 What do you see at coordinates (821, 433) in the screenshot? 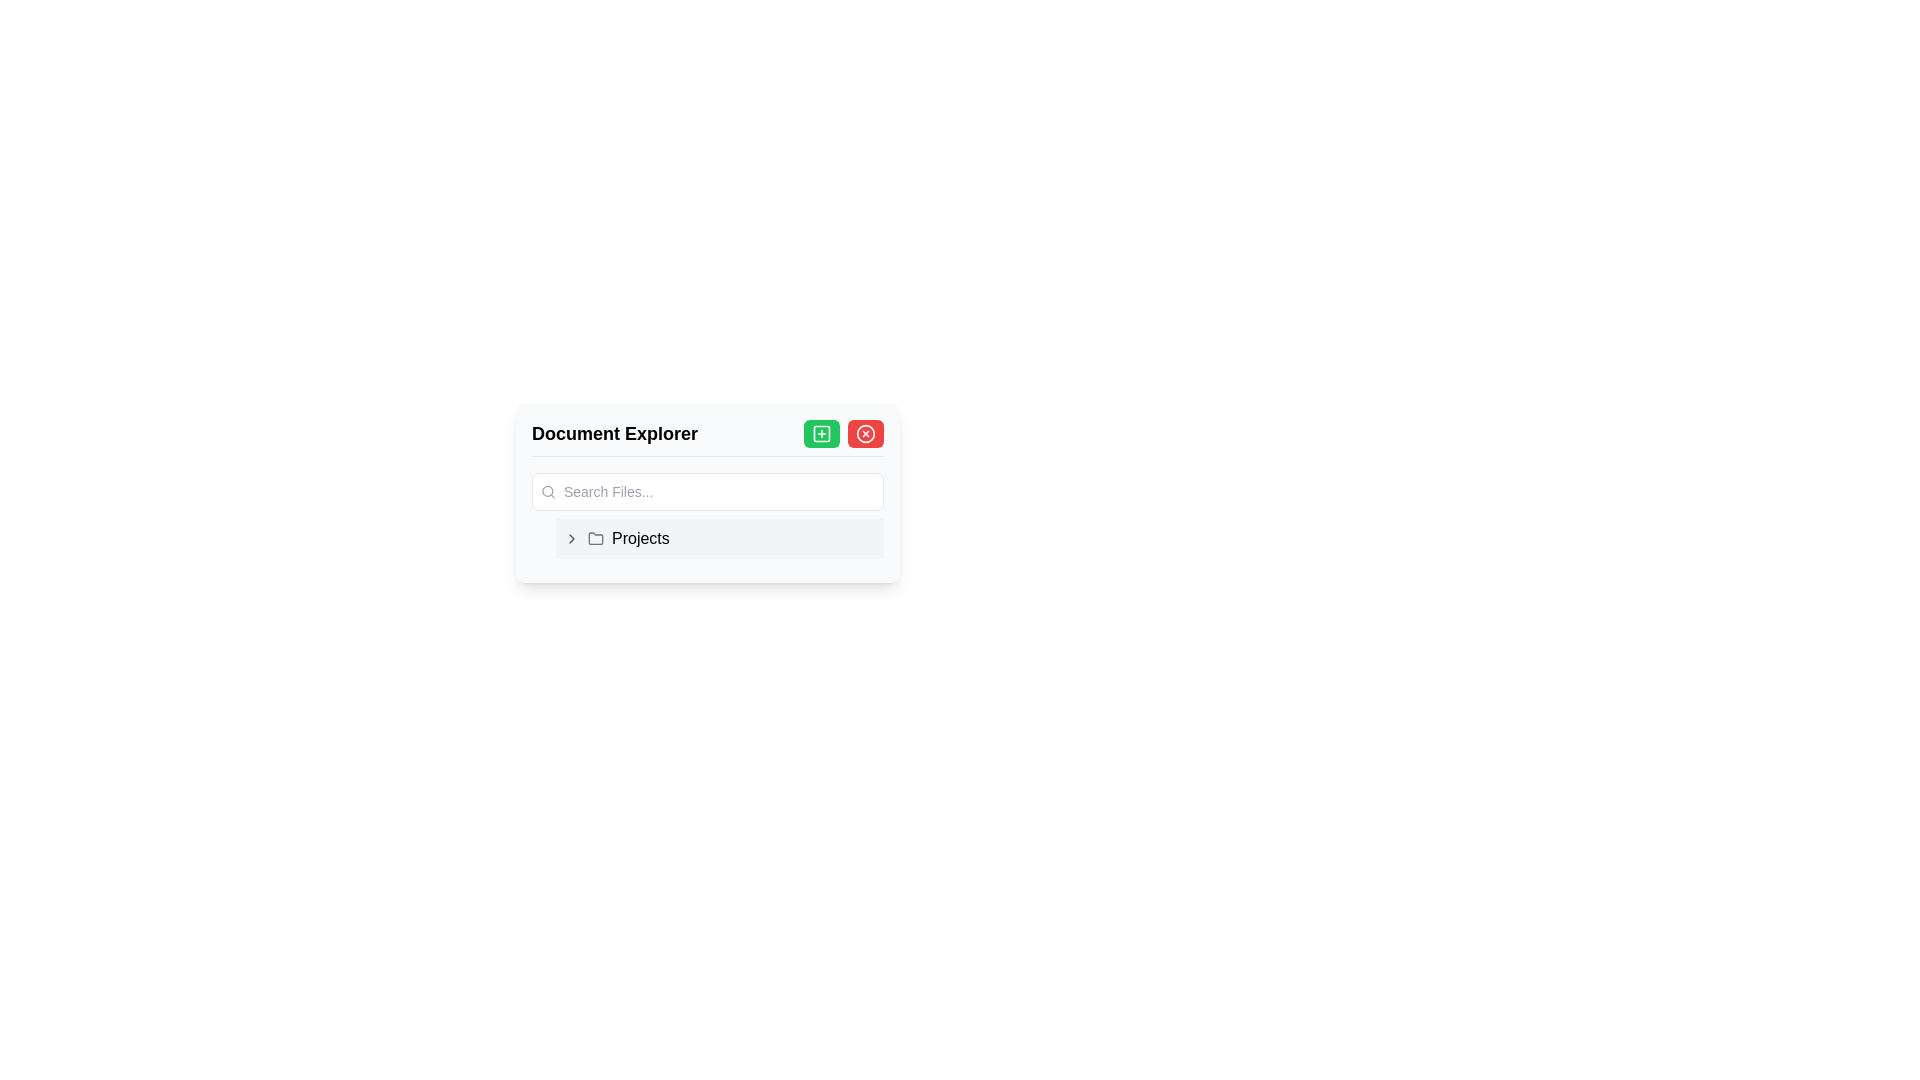
I see `the green outlined square icon button in the Document Explorer interface` at bounding box center [821, 433].